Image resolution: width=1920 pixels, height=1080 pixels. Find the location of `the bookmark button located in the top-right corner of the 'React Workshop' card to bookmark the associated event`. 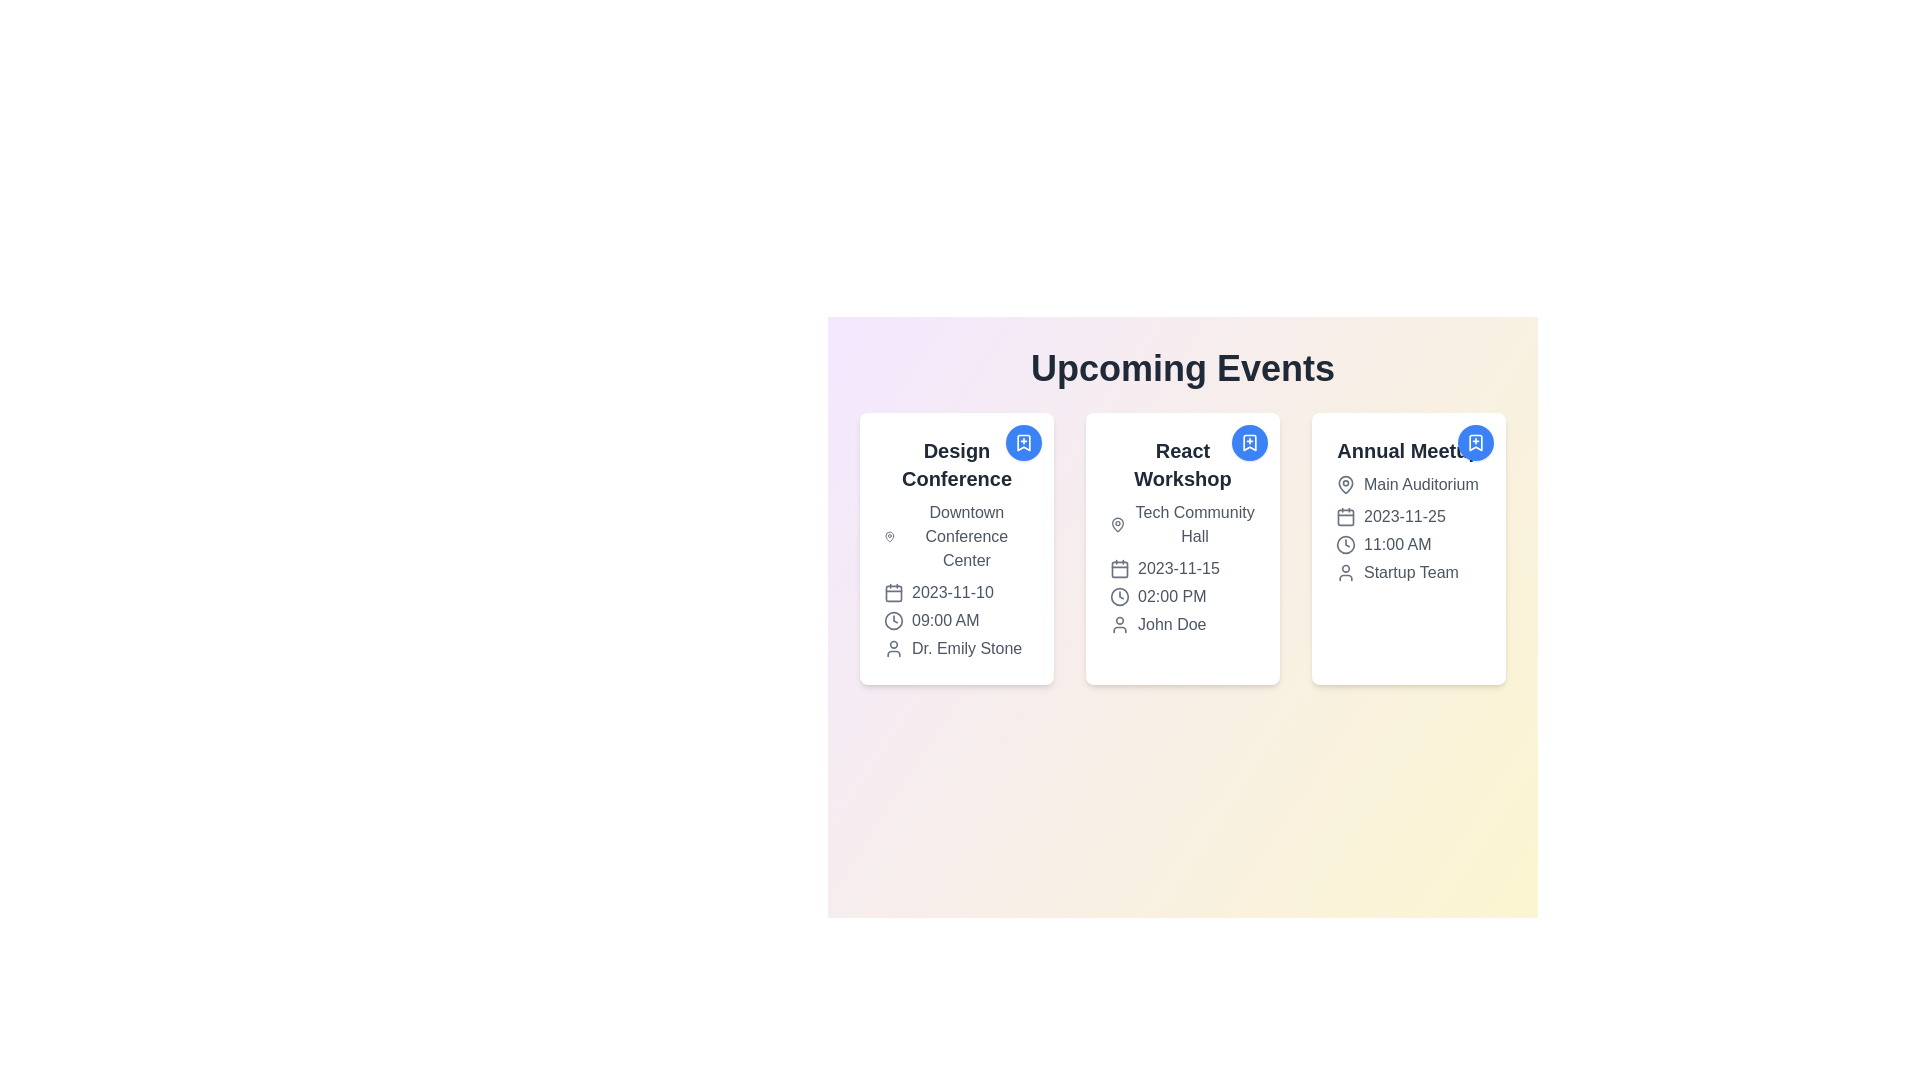

the bookmark button located in the top-right corner of the 'React Workshop' card to bookmark the associated event is located at coordinates (1248, 442).